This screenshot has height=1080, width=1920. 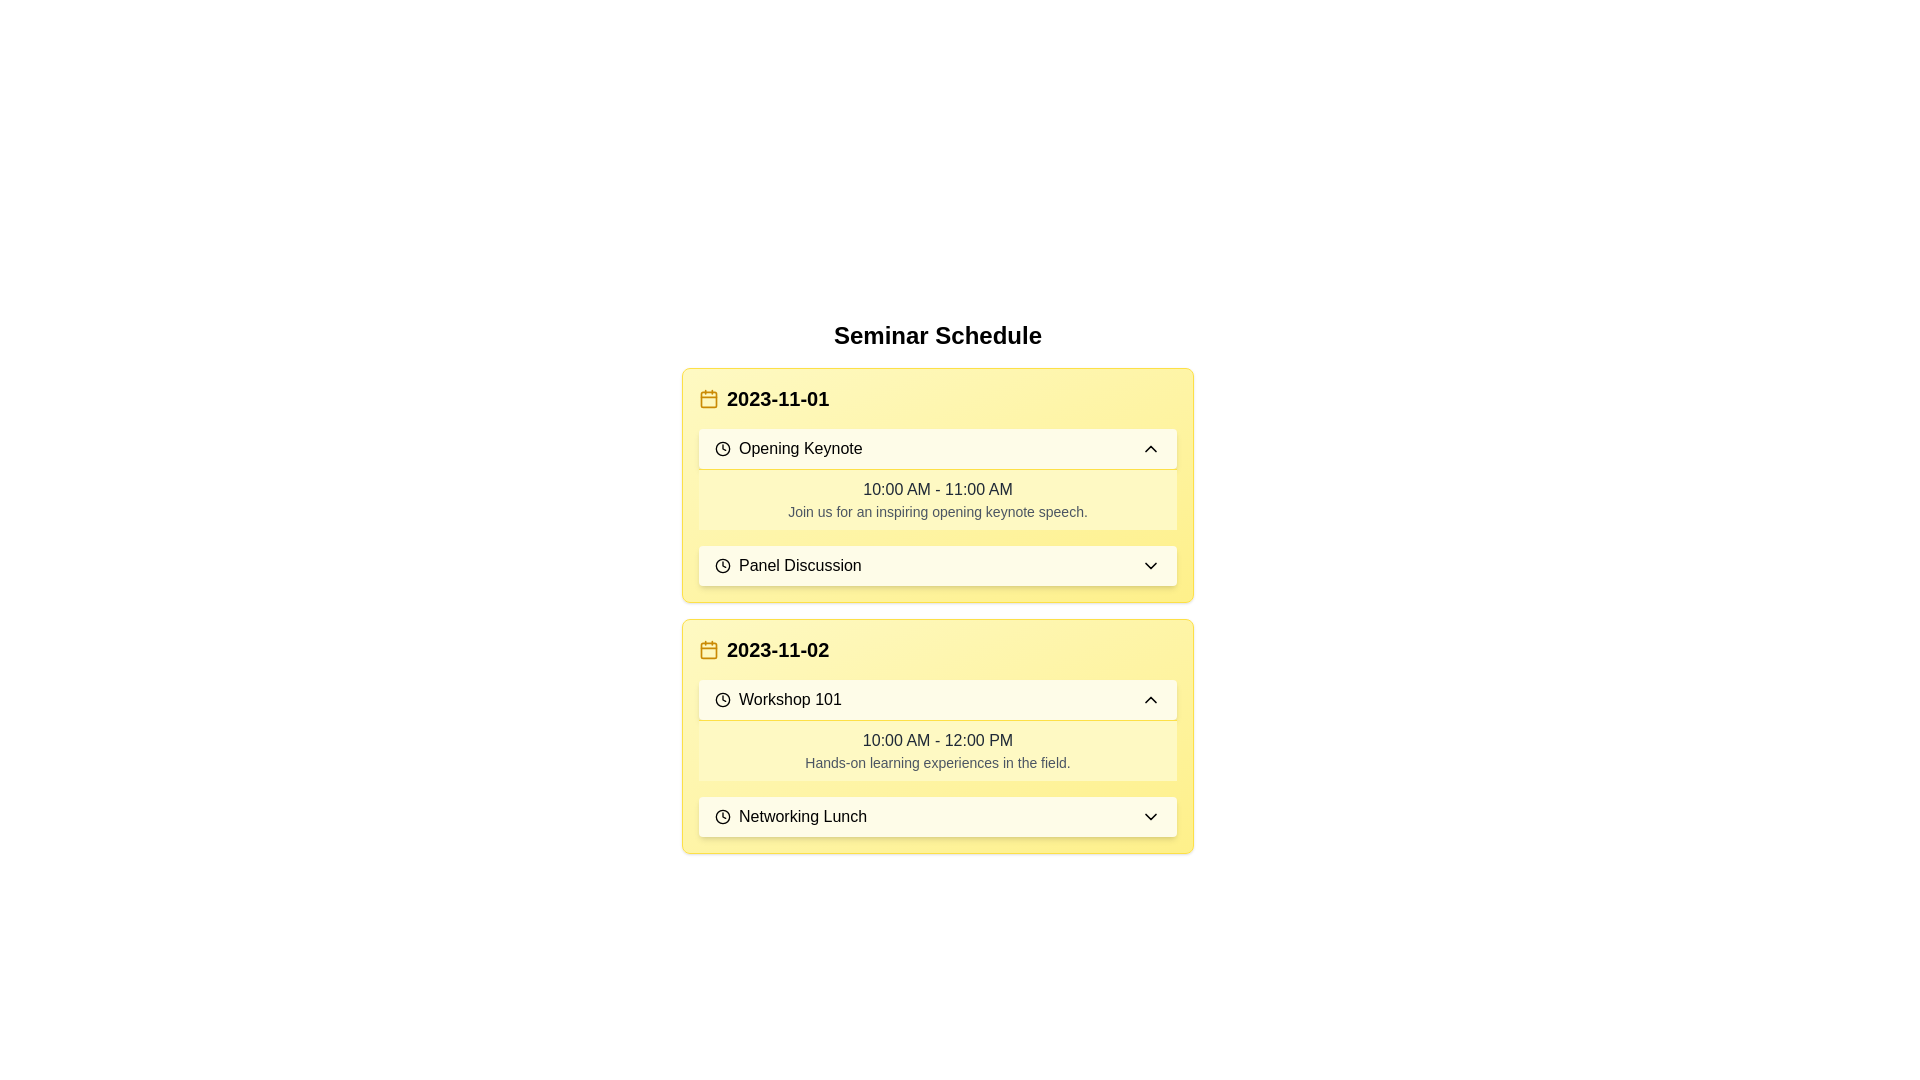 I want to click on the informational block with a yellow background displaying the text '10:00 AM - 12:00 PM' and 'Hands-on learning experiences in the field.' located under the 'Workshop 101' header for '2023-11-02', so click(x=936, y=750).